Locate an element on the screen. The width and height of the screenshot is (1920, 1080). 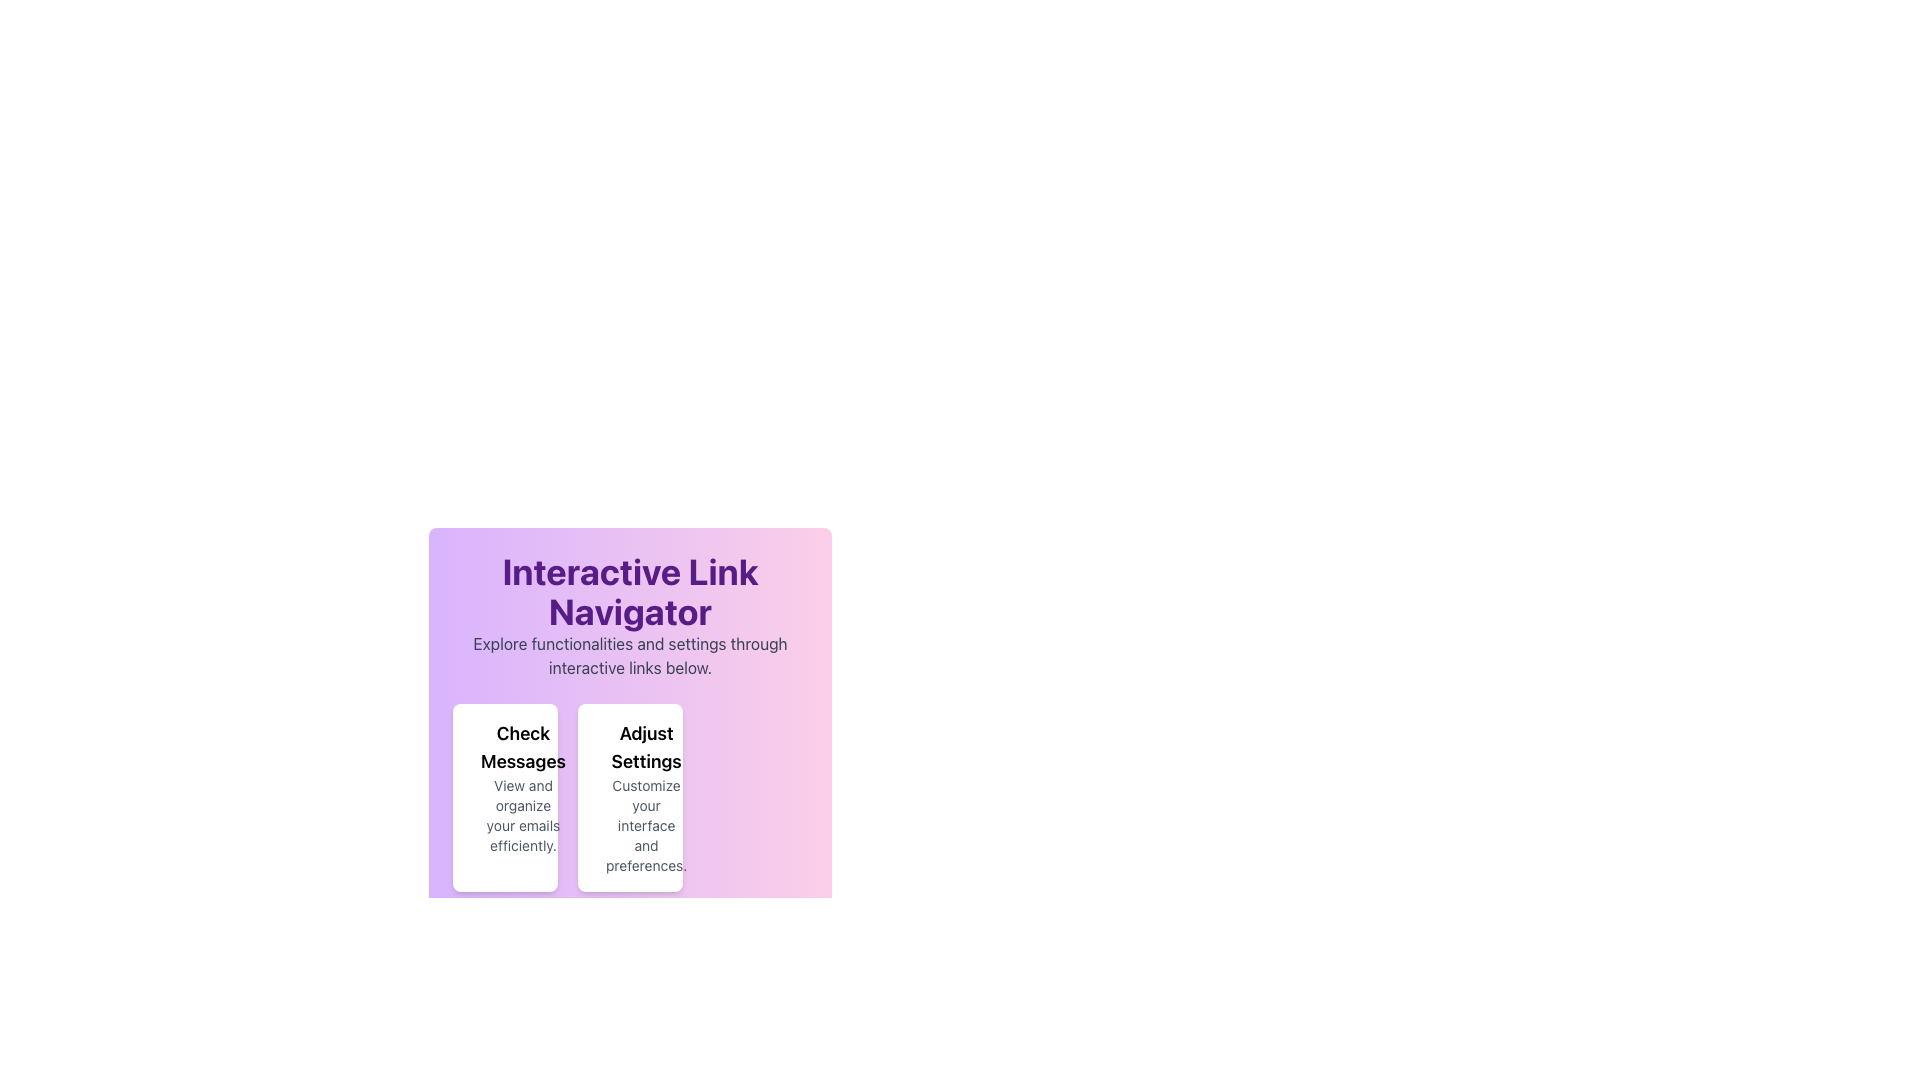
the Information Panel, which is the second item from the left in the horizontal layout below the heading 'Interactive Link Navigator' is located at coordinates (629, 797).